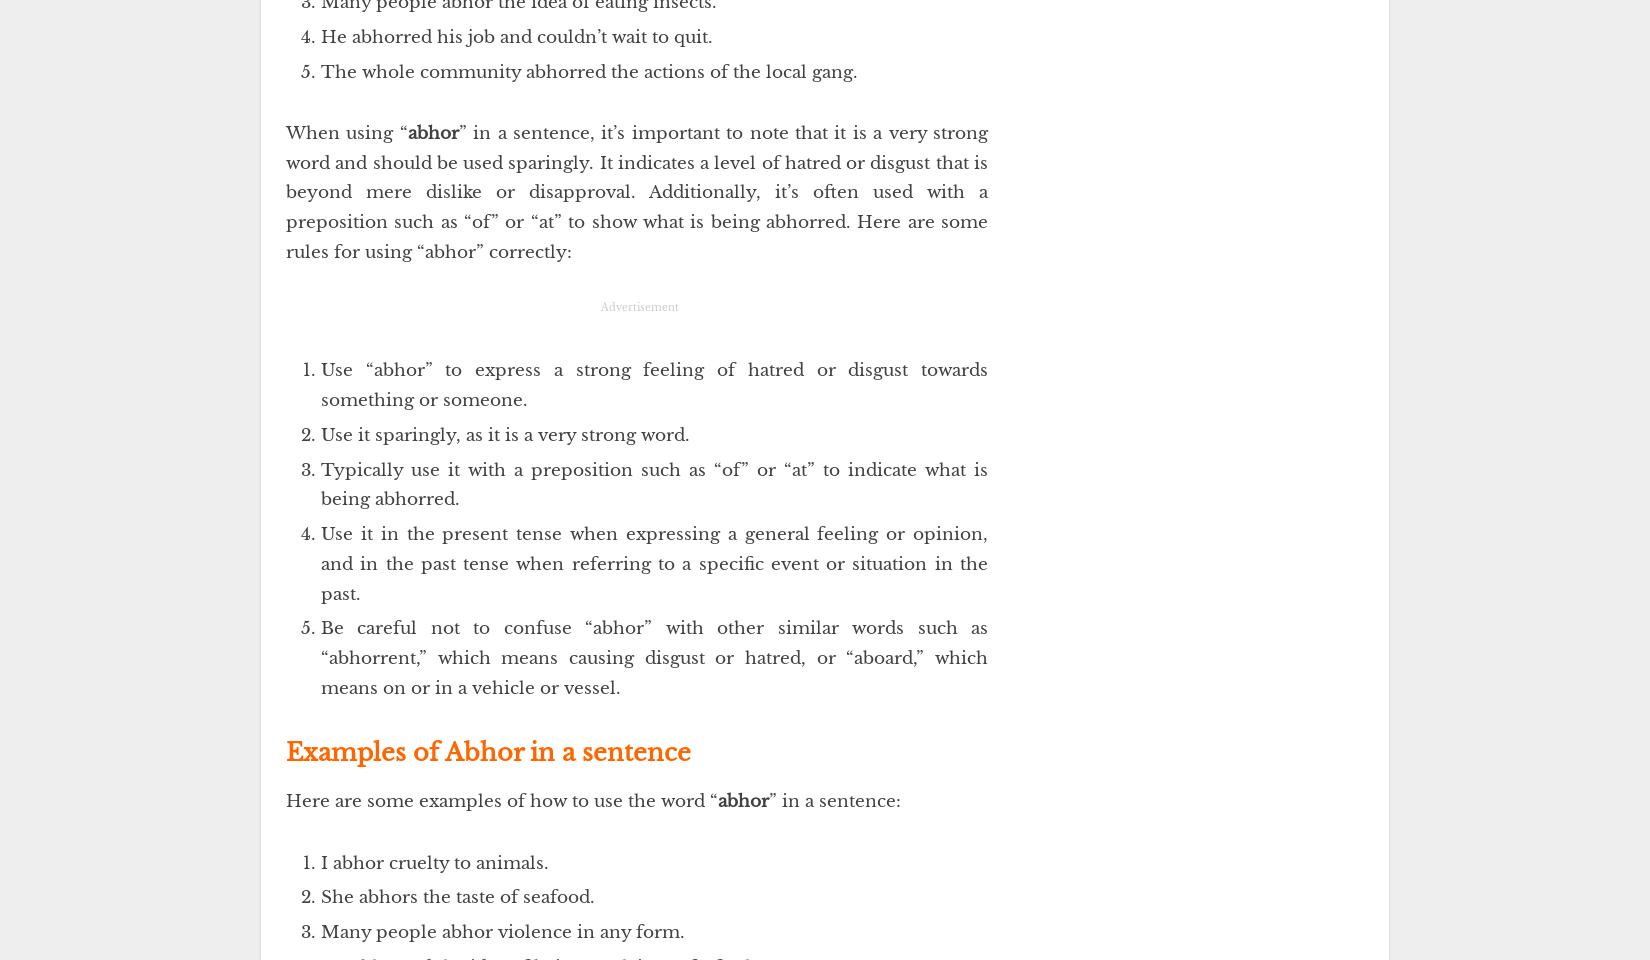 This screenshot has height=960, width=1650. Describe the element at coordinates (638, 307) in the screenshot. I see `'Advertisement'` at that location.